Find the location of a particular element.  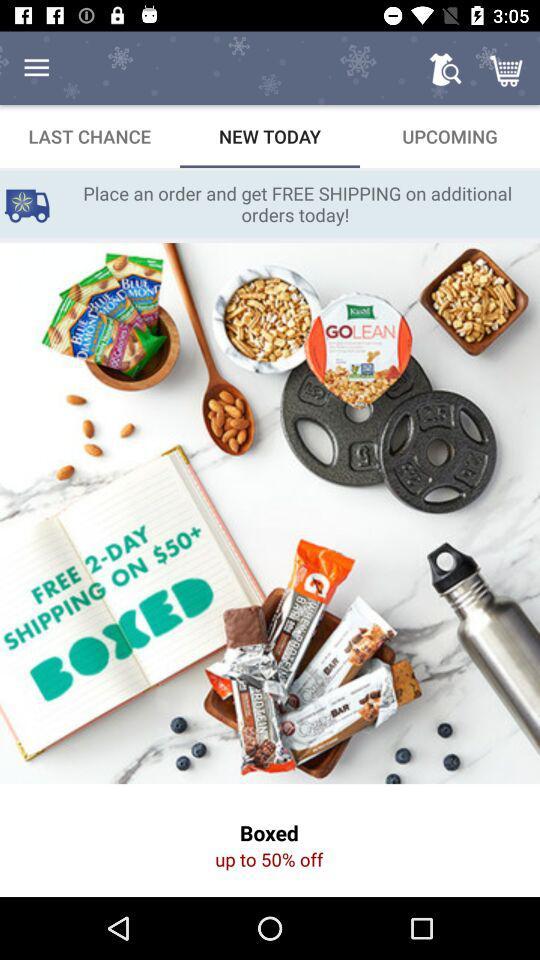

item above upcoming item is located at coordinates (508, 68).